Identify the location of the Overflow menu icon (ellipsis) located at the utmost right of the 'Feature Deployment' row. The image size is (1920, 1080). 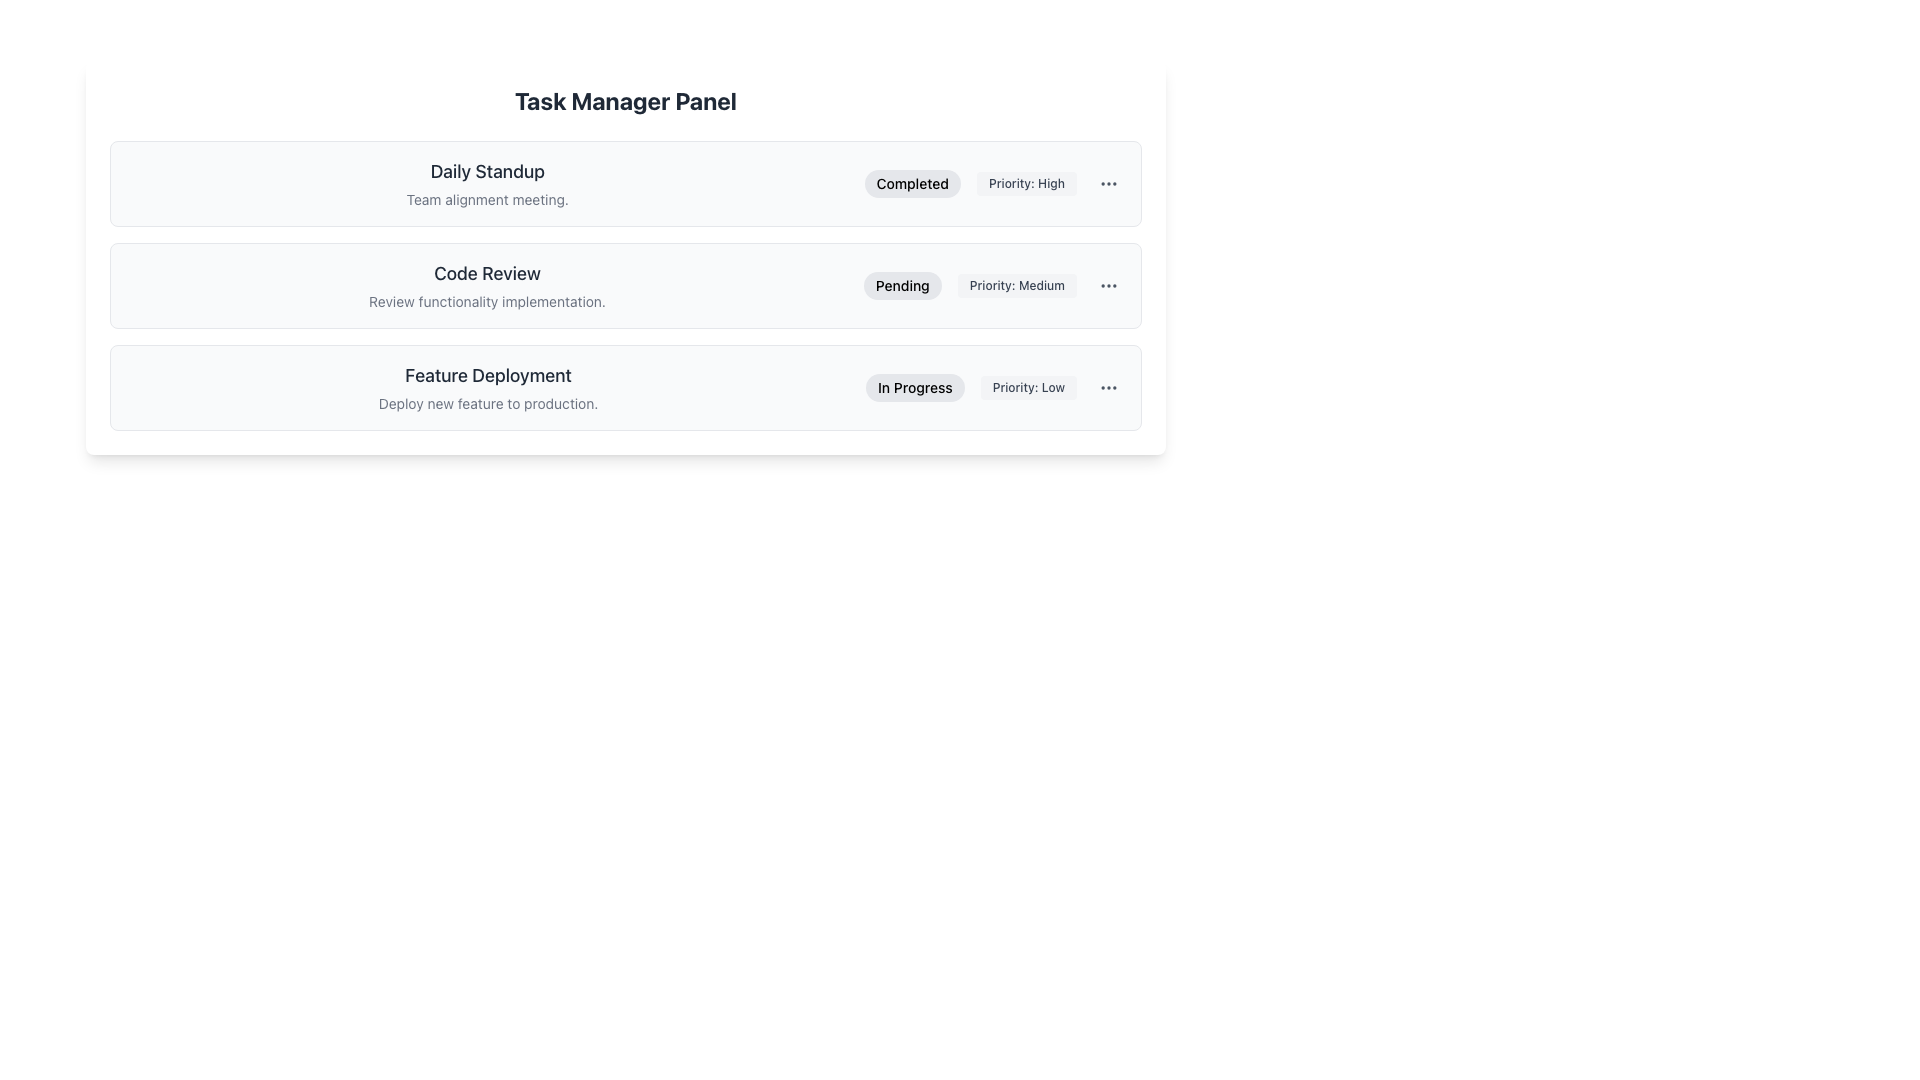
(1107, 388).